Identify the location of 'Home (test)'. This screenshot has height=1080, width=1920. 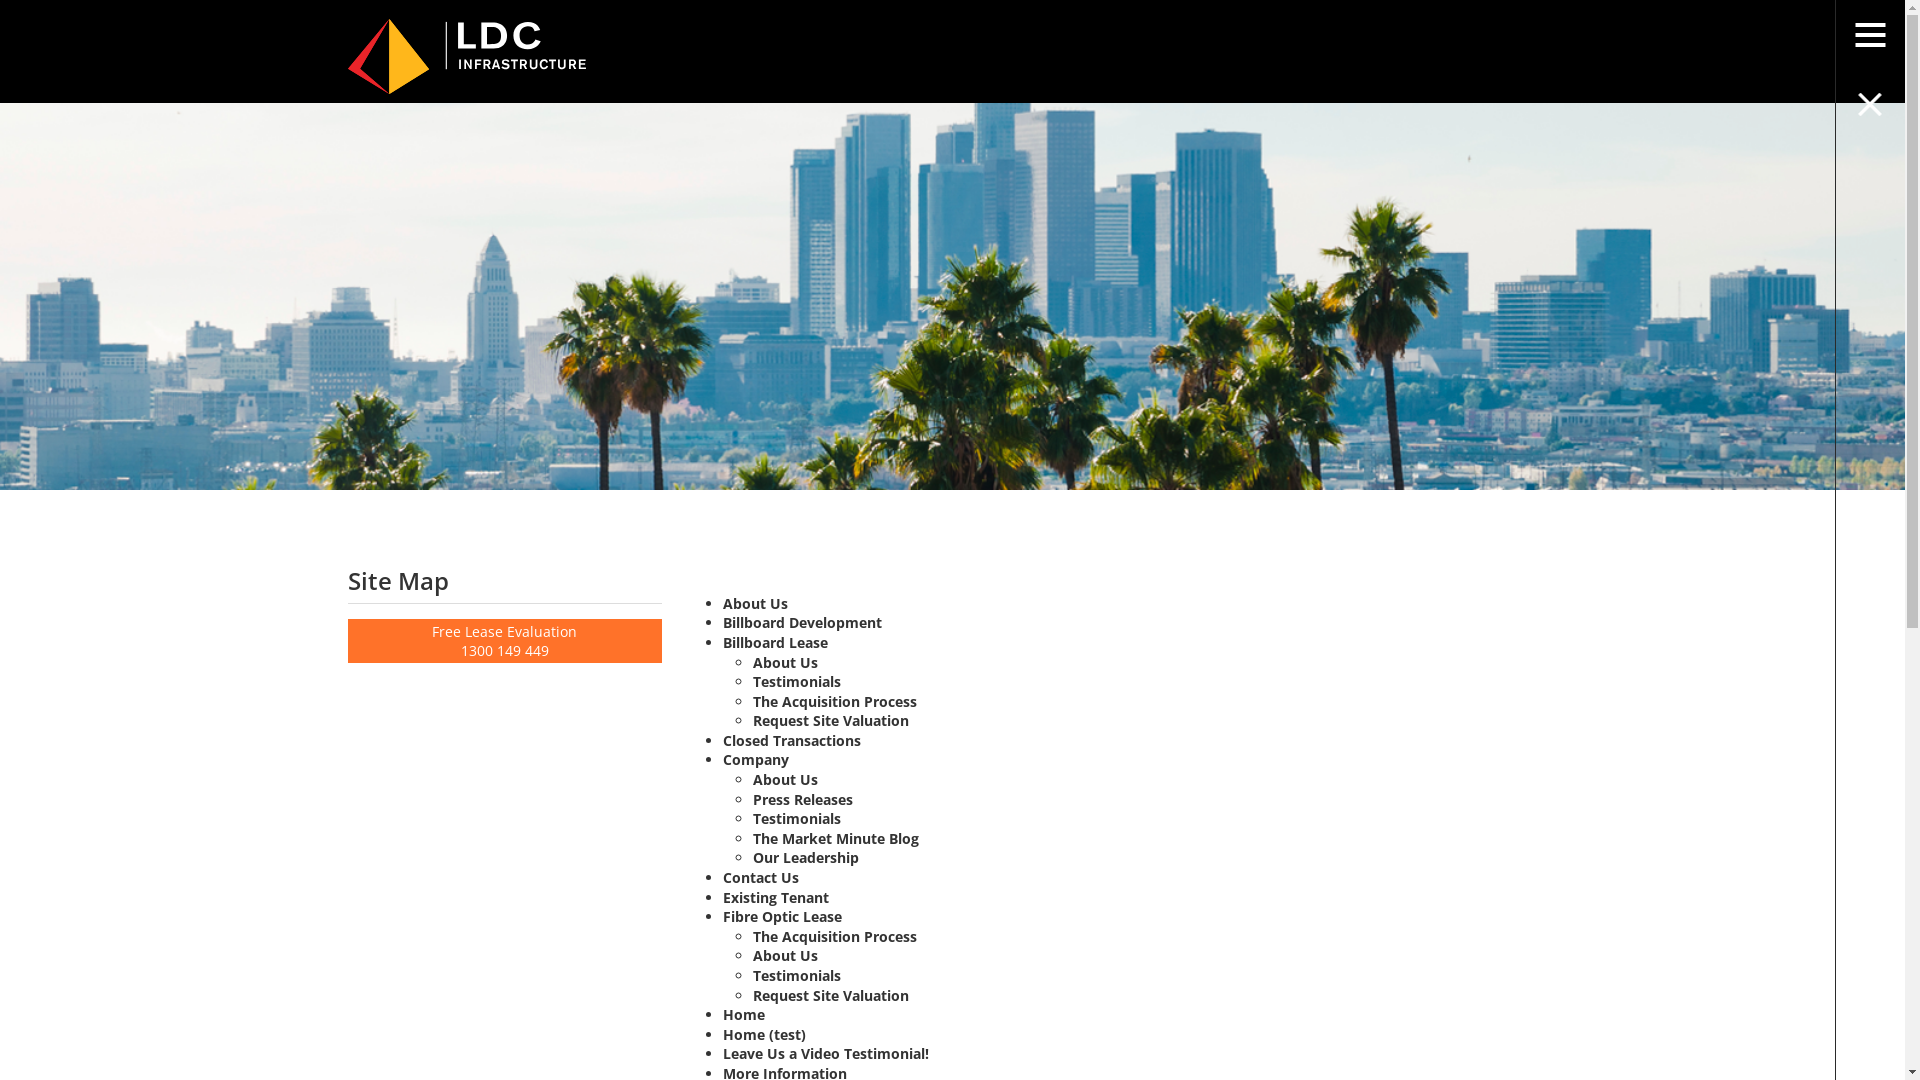
(722, 1034).